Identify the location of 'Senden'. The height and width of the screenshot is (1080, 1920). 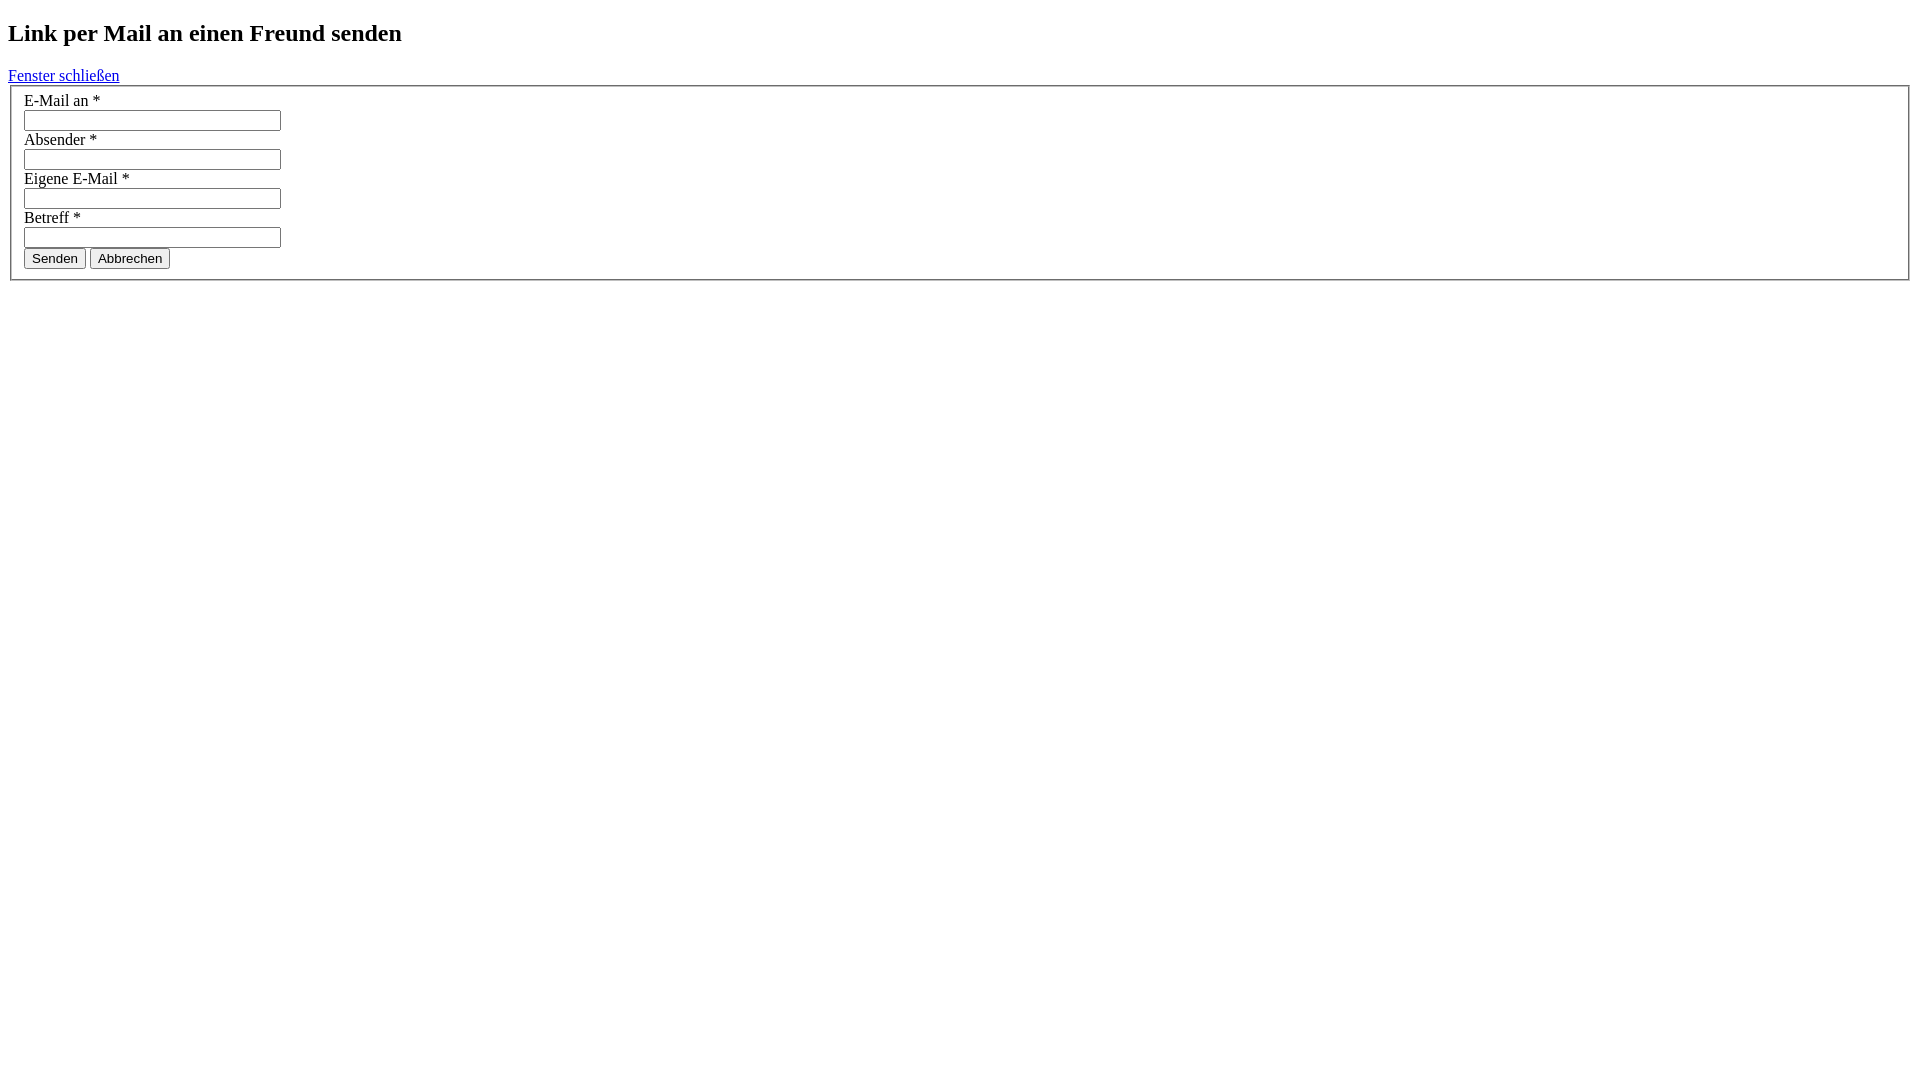
(24, 257).